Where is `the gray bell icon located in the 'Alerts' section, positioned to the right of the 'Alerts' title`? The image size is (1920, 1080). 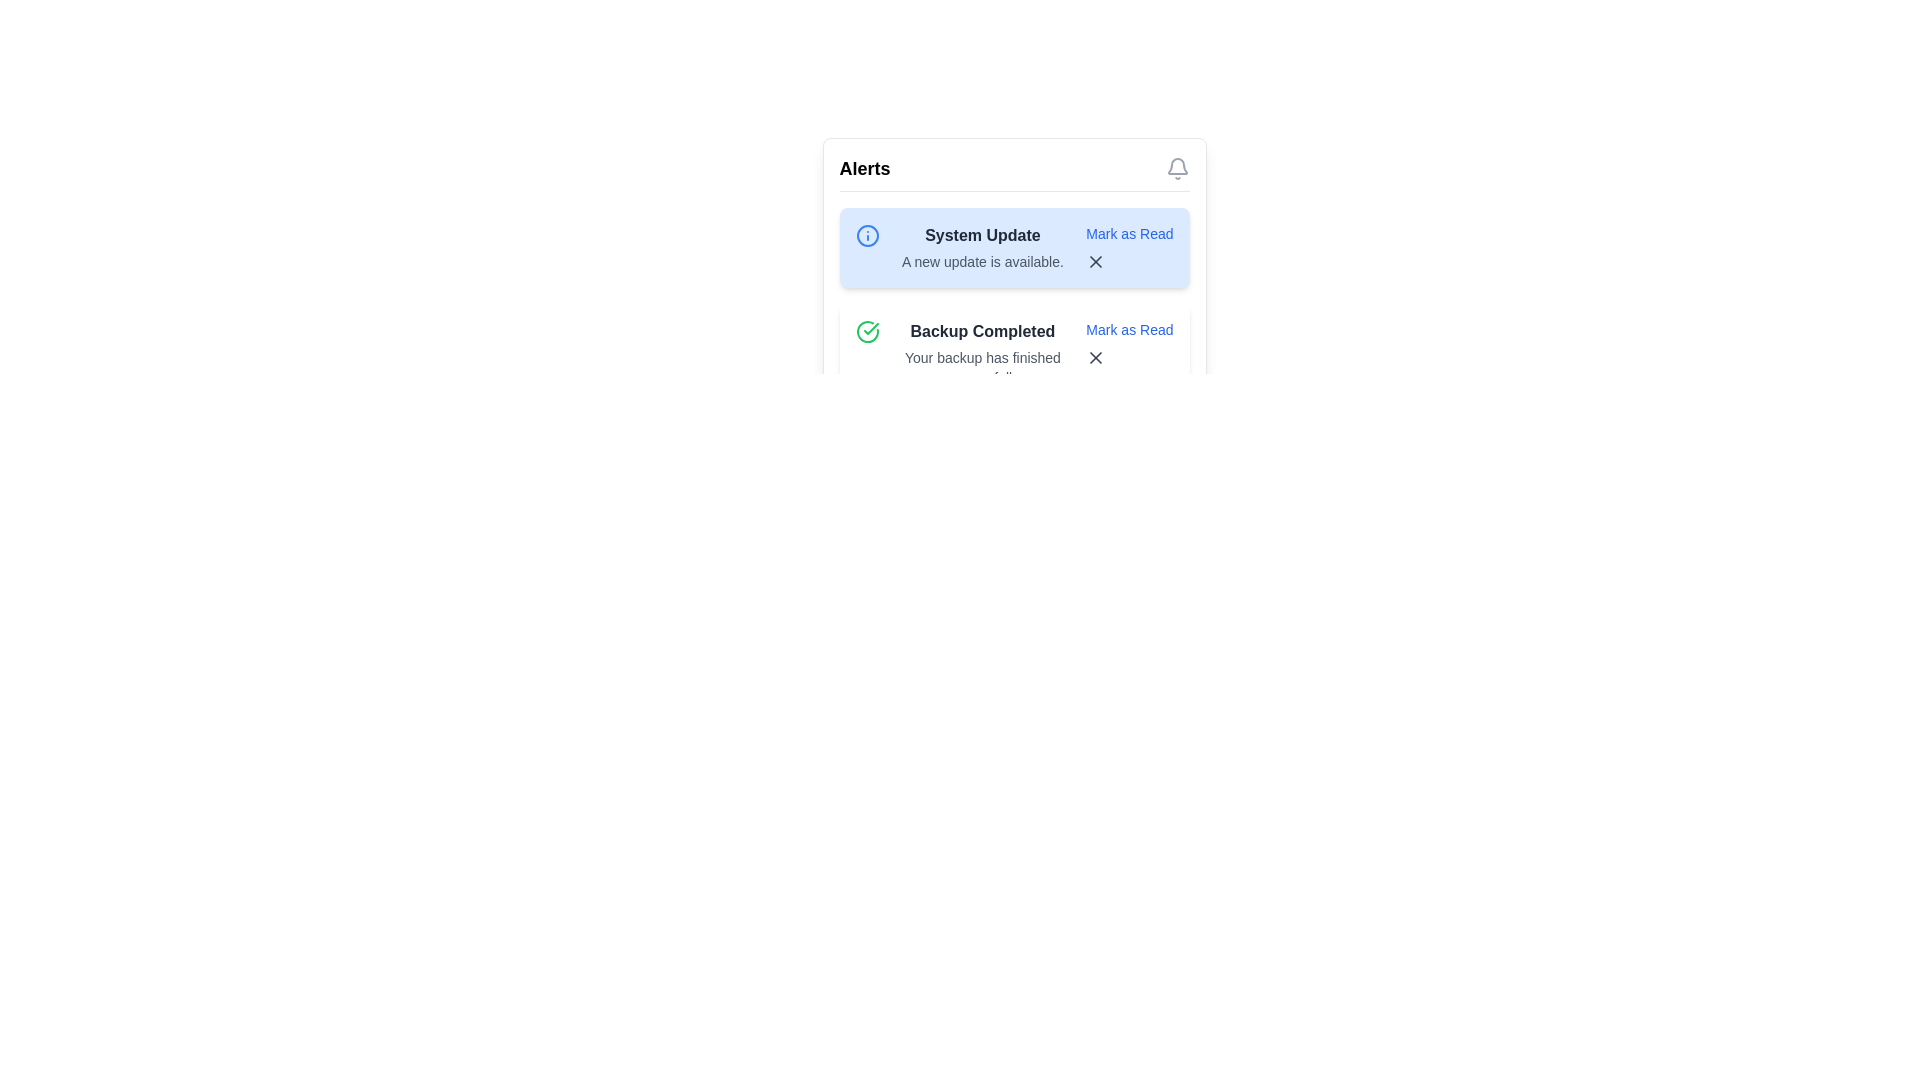 the gray bell icon located in the 'Alerts' section, positioned to the right of the 'Alerts' title is located at coordinates (1177, 168).